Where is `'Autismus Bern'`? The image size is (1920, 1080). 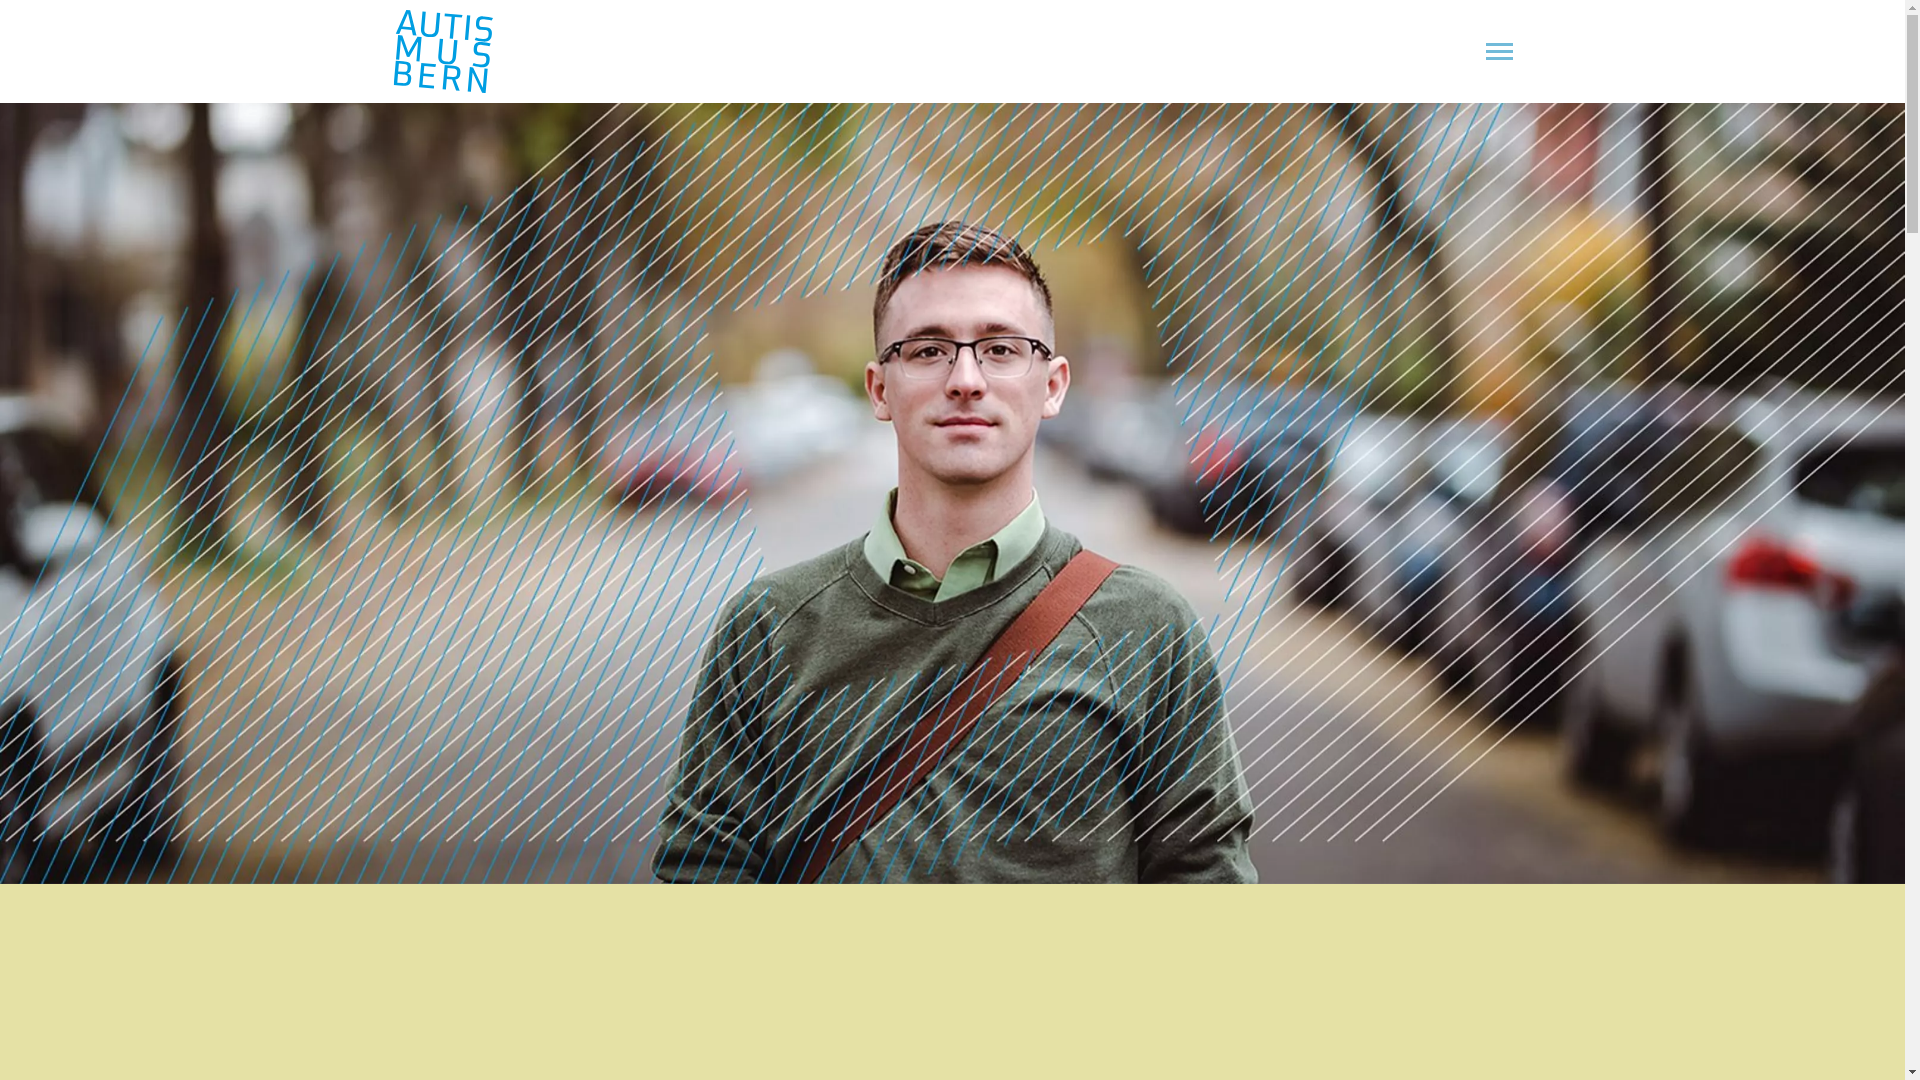
'Autismus Bern' is located at coordinates (440, 50).